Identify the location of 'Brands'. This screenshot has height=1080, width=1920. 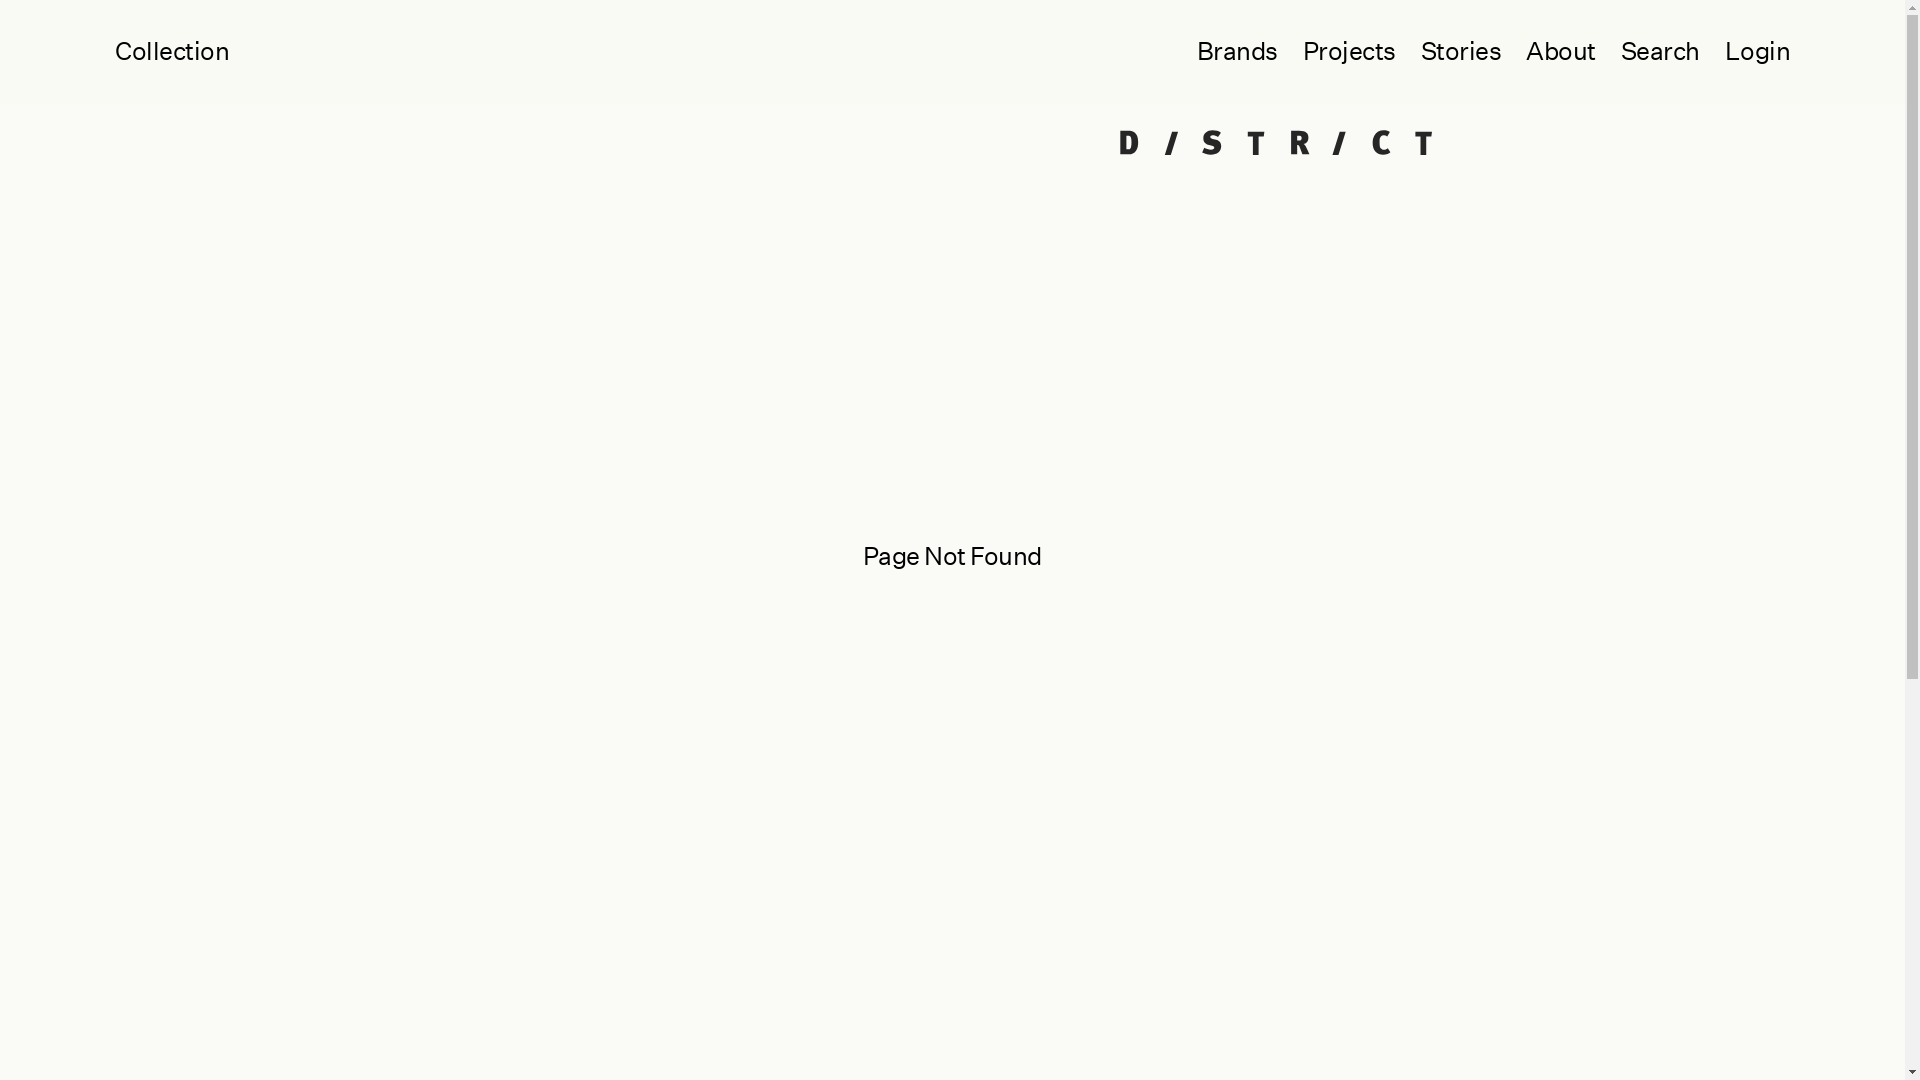
(1171, 50).